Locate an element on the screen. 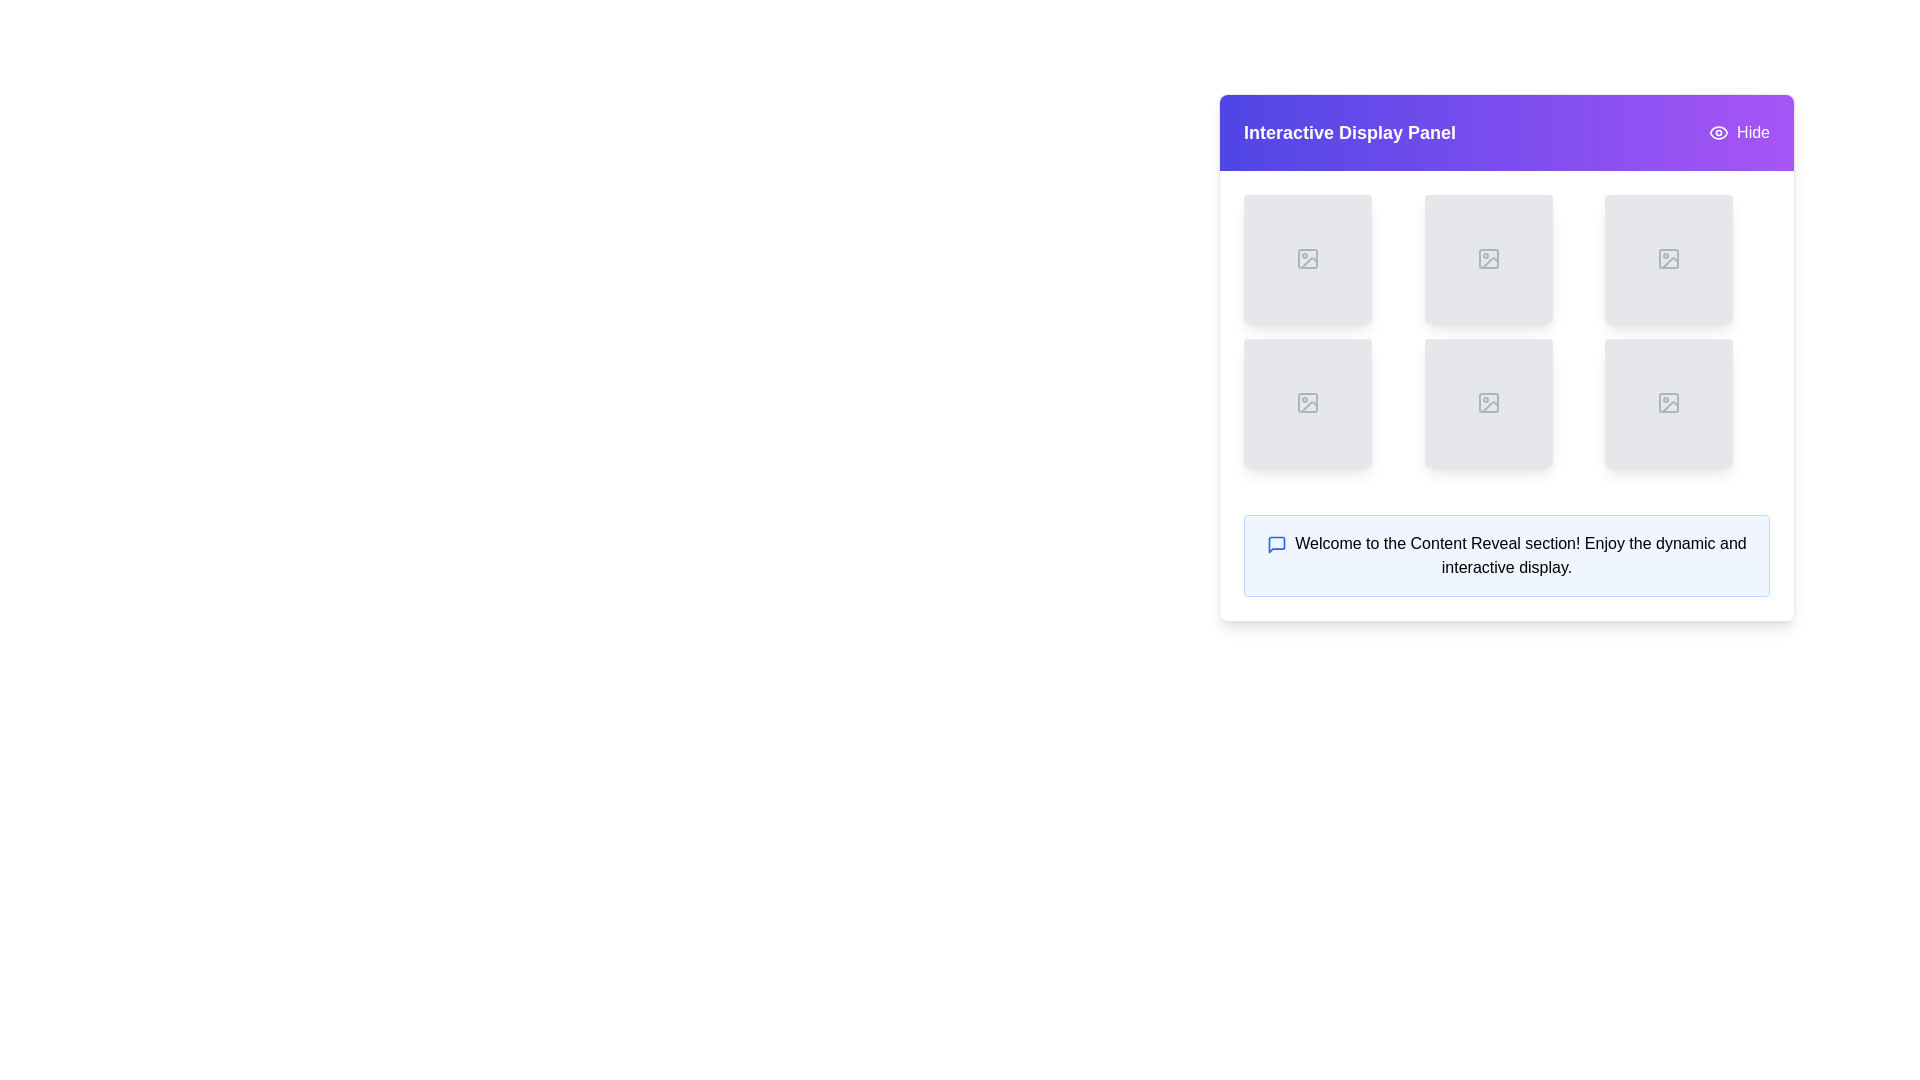 Image resolution: width=1920 pixels, height=1080 pixels. the decorative icon in the second cell of the top row of the grid layout is located at coordinates (1488, 257).